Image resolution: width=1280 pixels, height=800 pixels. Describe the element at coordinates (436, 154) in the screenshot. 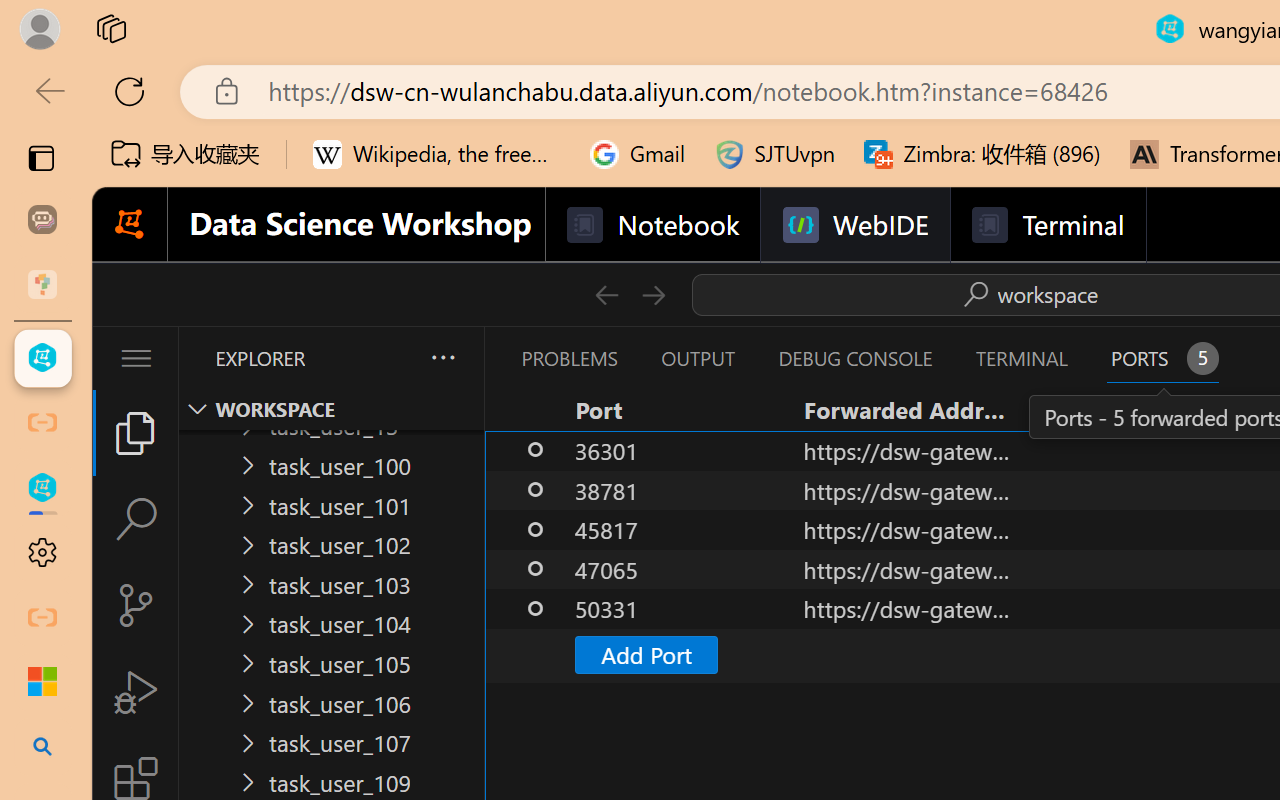

I see `'Wikipedia, the free encyclopedia'` at that location.